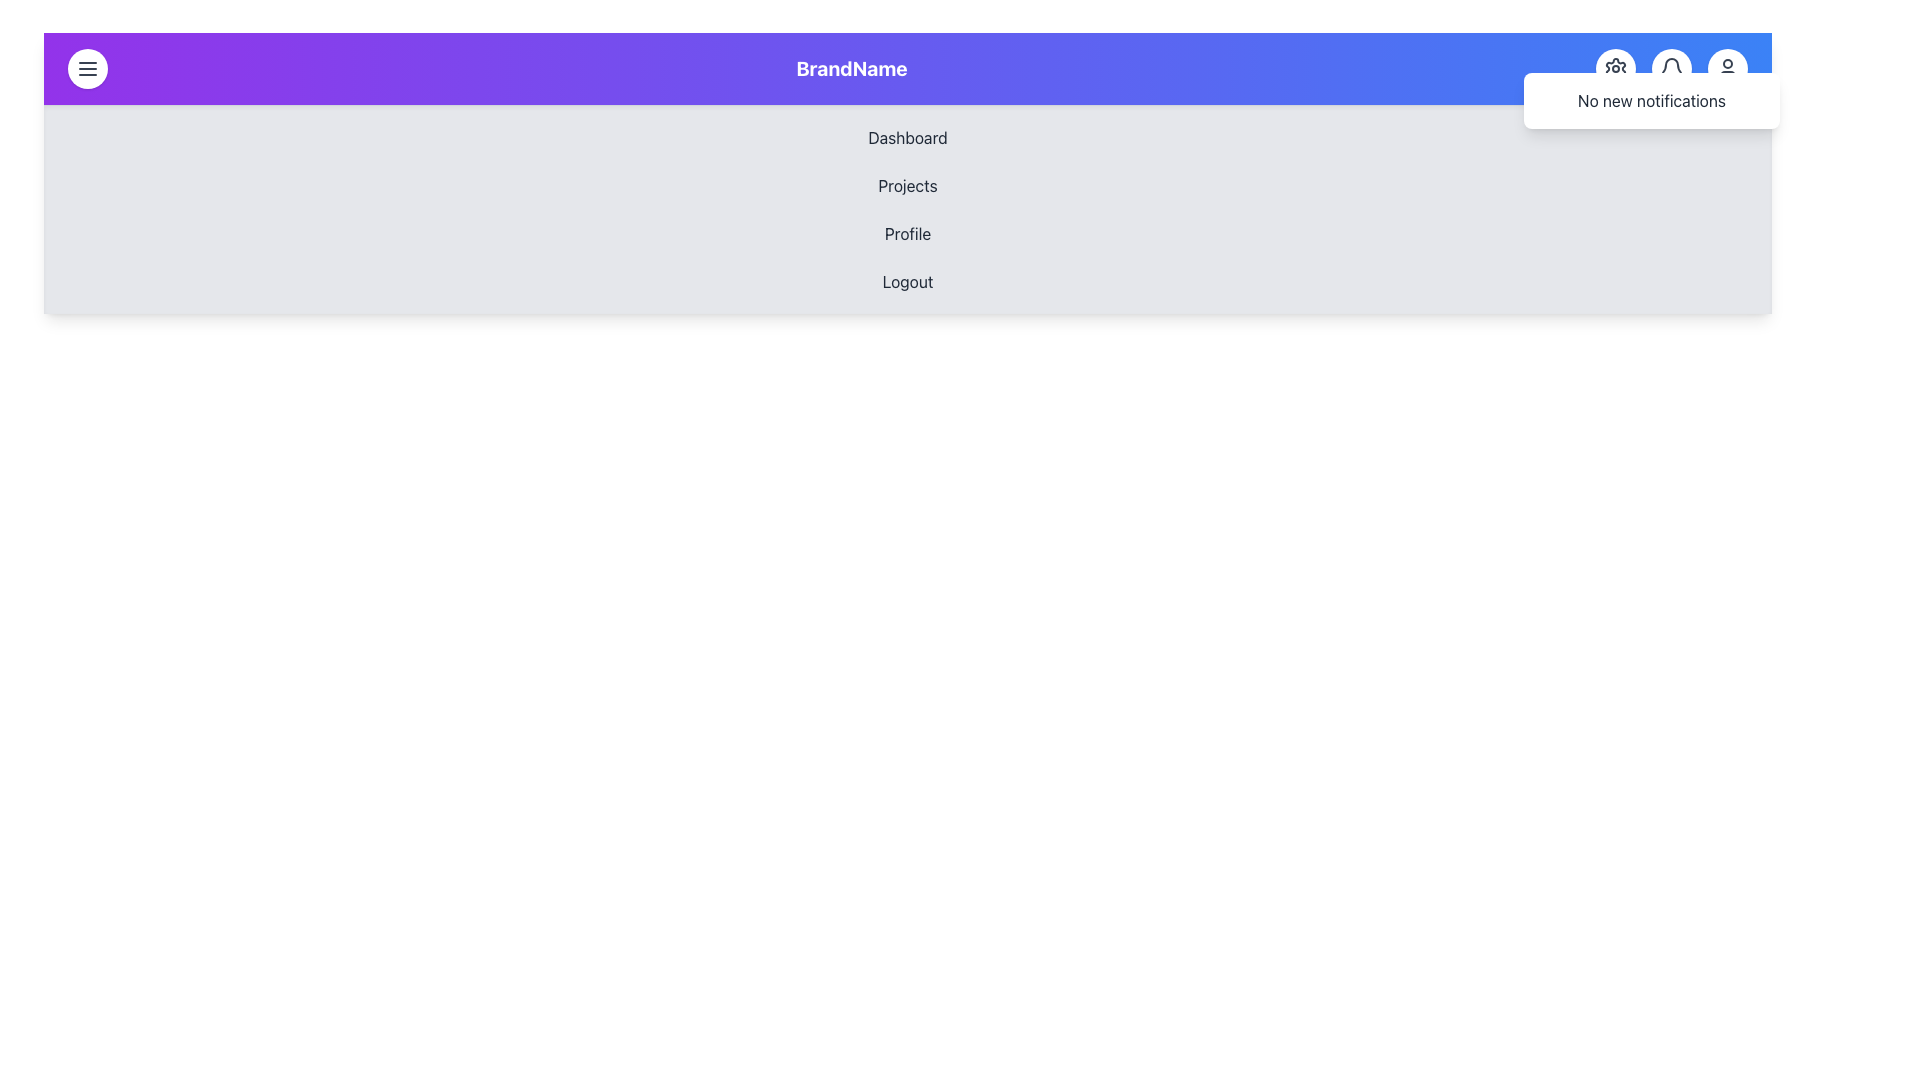 This screenshot has width=1920, height=1080. What do you see at coordinates (86, 68) in the screenshot?
I see `the circular menu button with three horizontal lines on the left side of the header` at bounding box center [86, 68].